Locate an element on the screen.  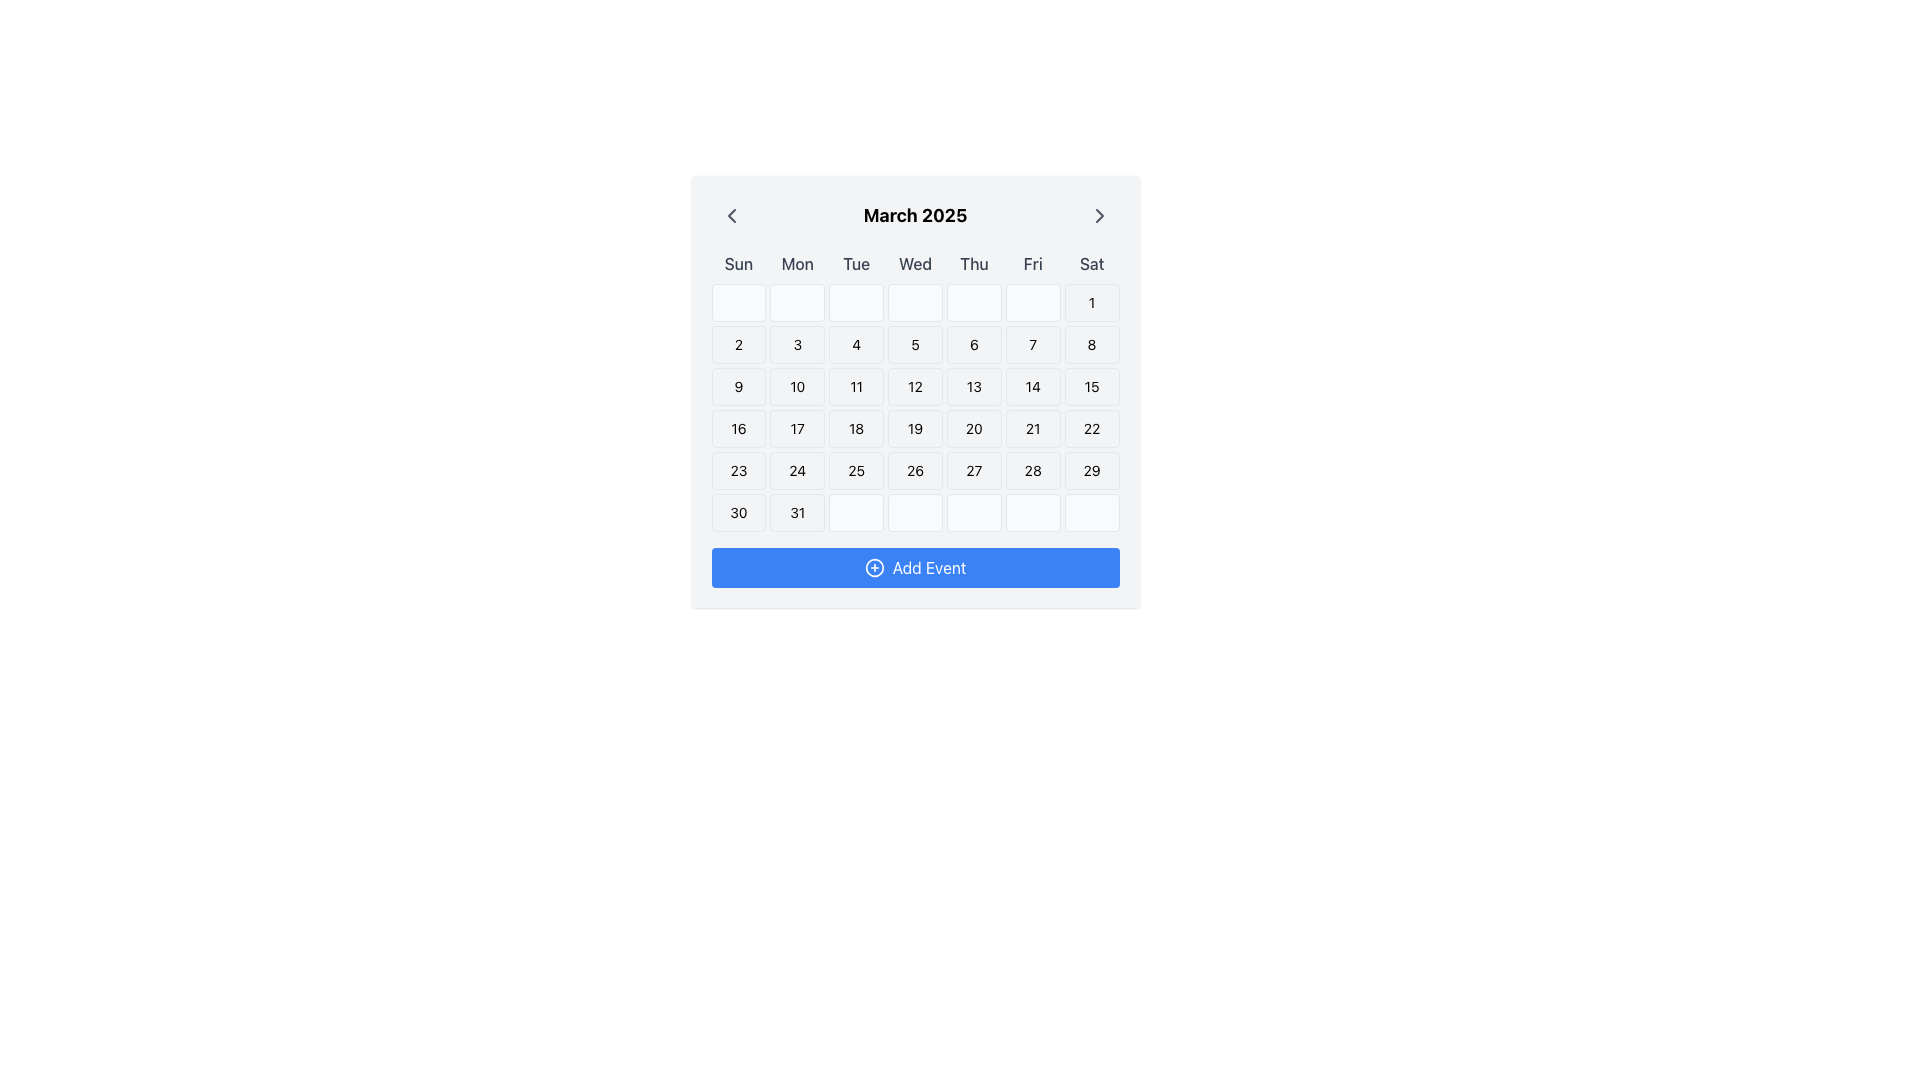
the calendar day grid square representing the twenty-sixth date in the grid layout is located at coordinates (914, 470).